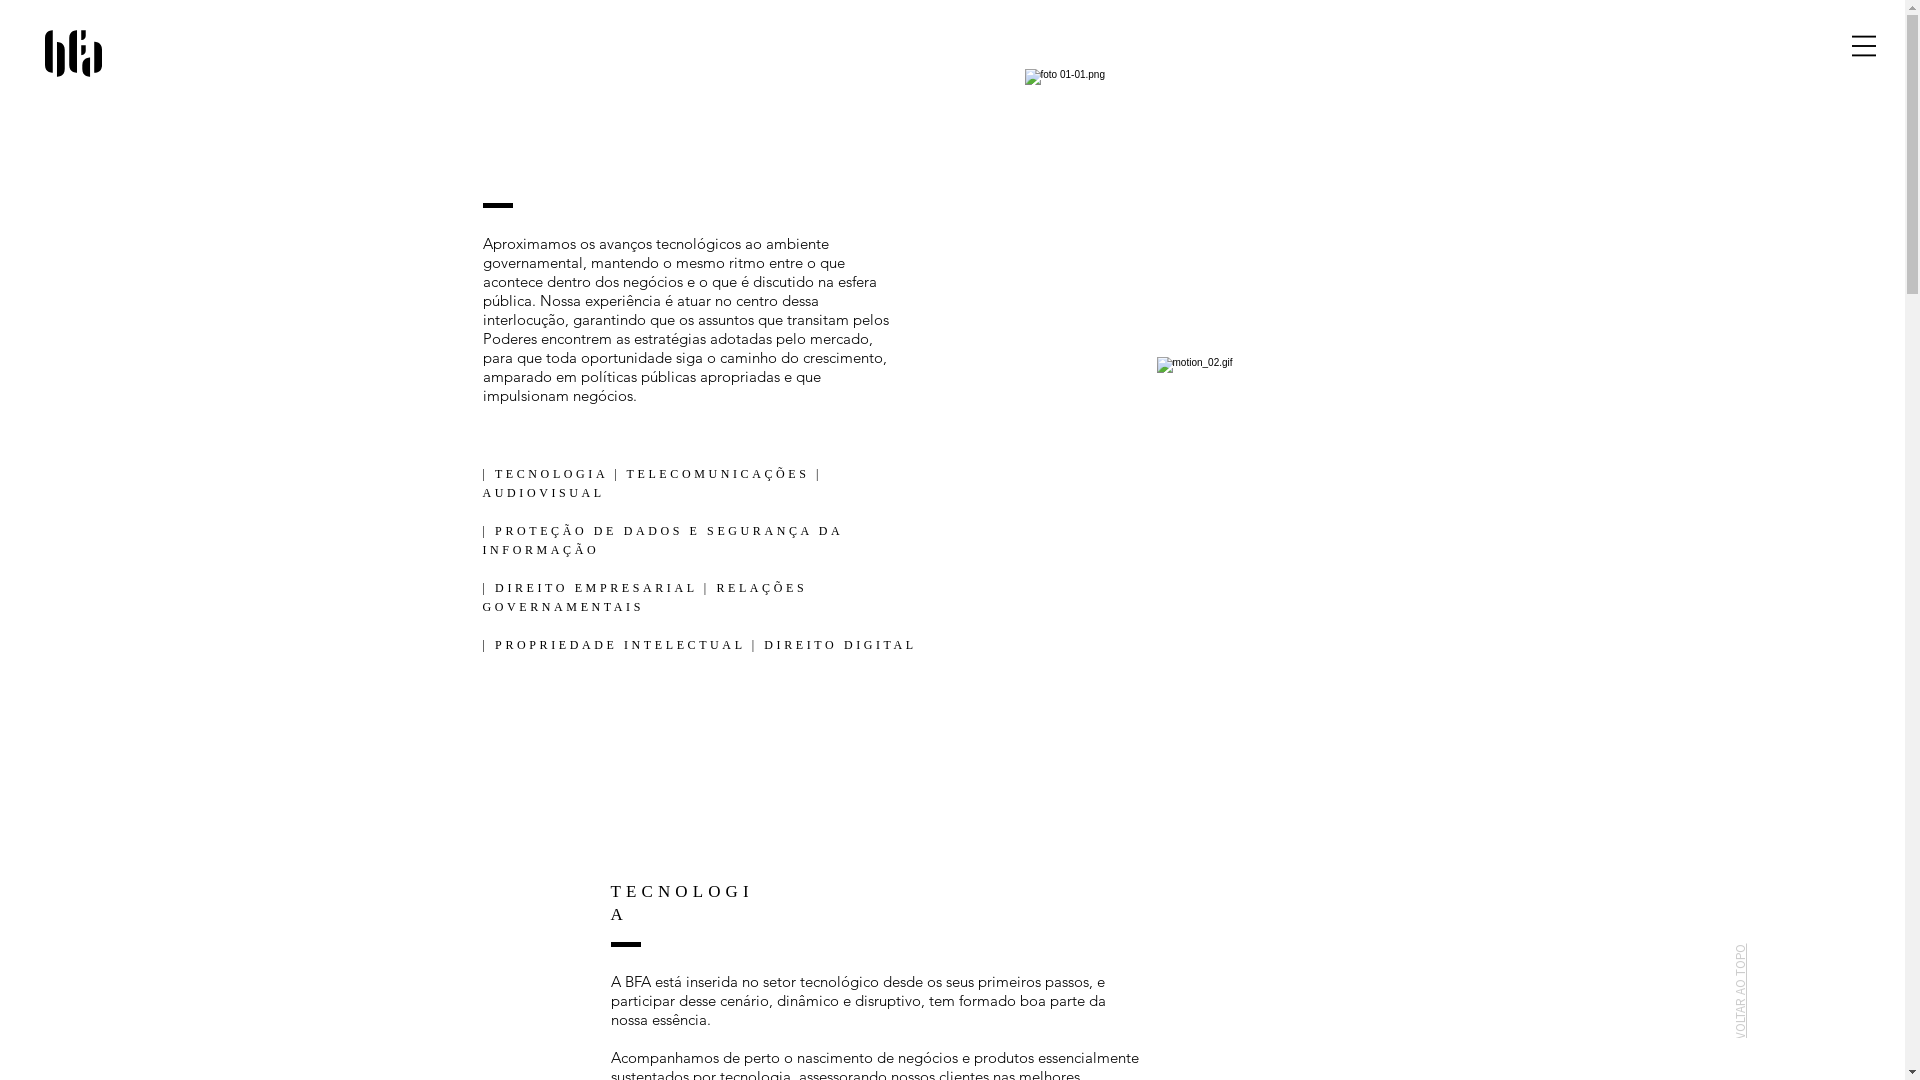 This screenshot has height=1080, width=1920. What do you see at coordinates (840, 644) in the screenshot?
I see `'DIREITO DIGITAL'` at bounding box center [840, 644].